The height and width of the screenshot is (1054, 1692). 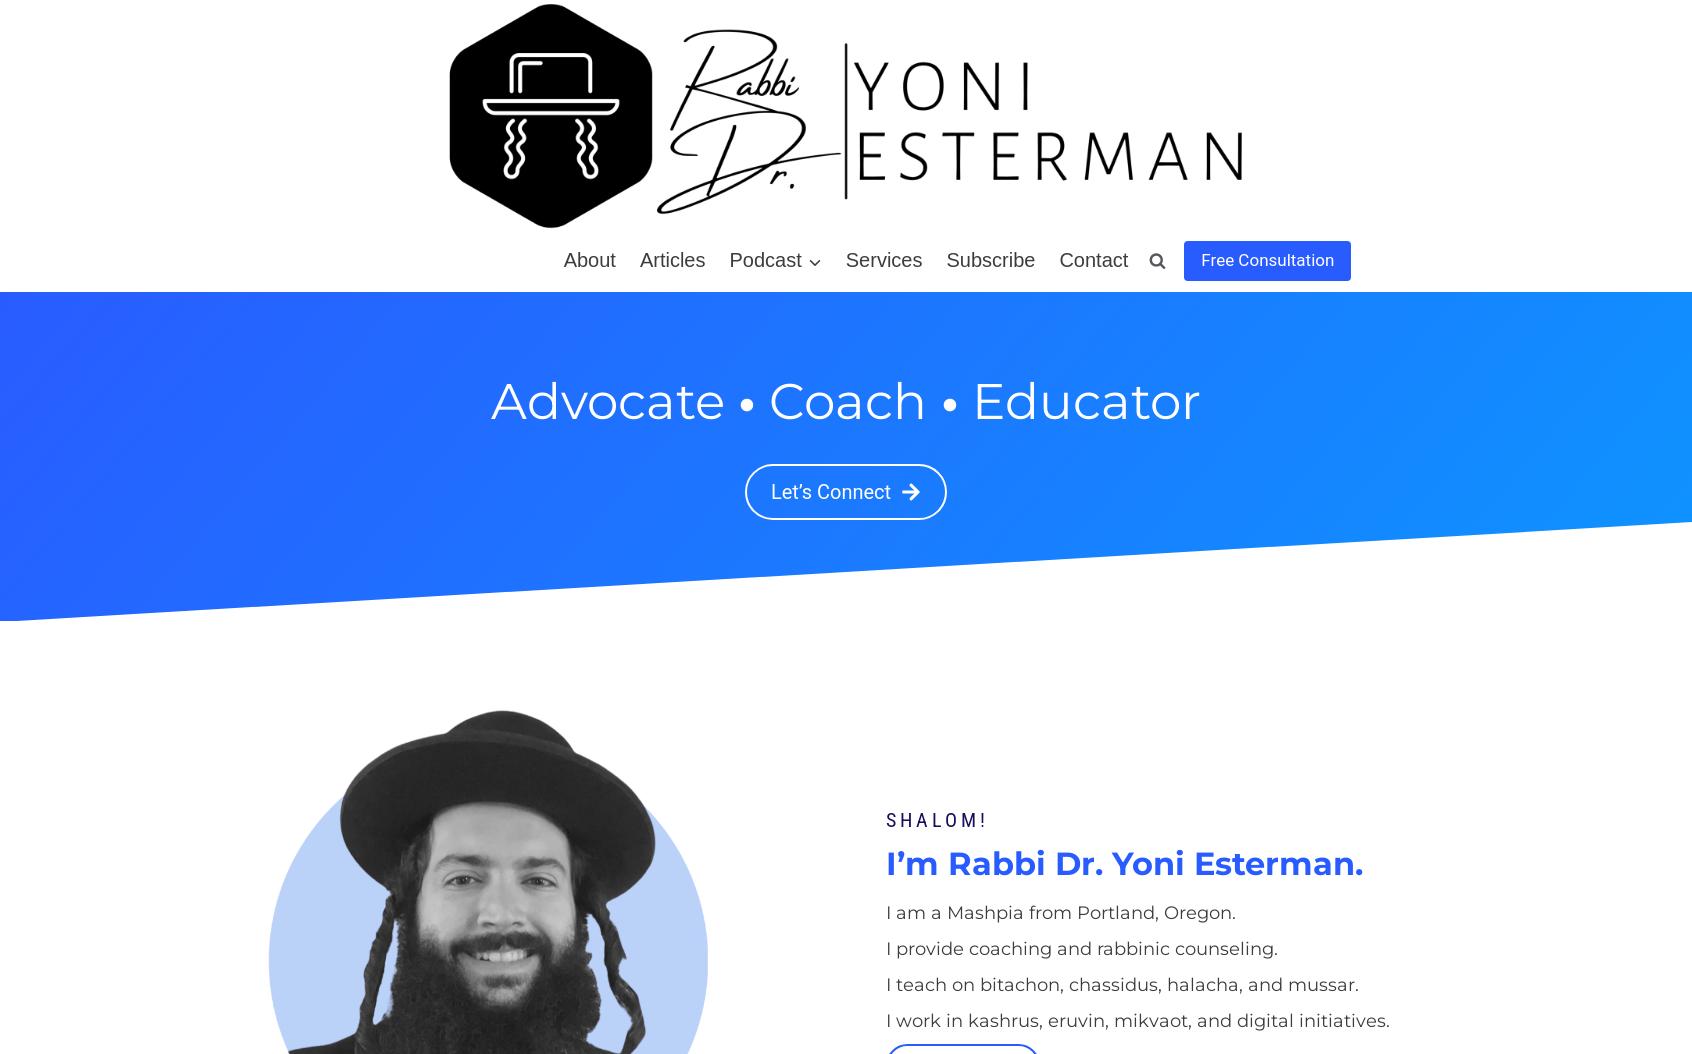 What do you see at coordinates (841, 399) in the screenshot?
I see `'Coach'` at bounding box center [841, 399].